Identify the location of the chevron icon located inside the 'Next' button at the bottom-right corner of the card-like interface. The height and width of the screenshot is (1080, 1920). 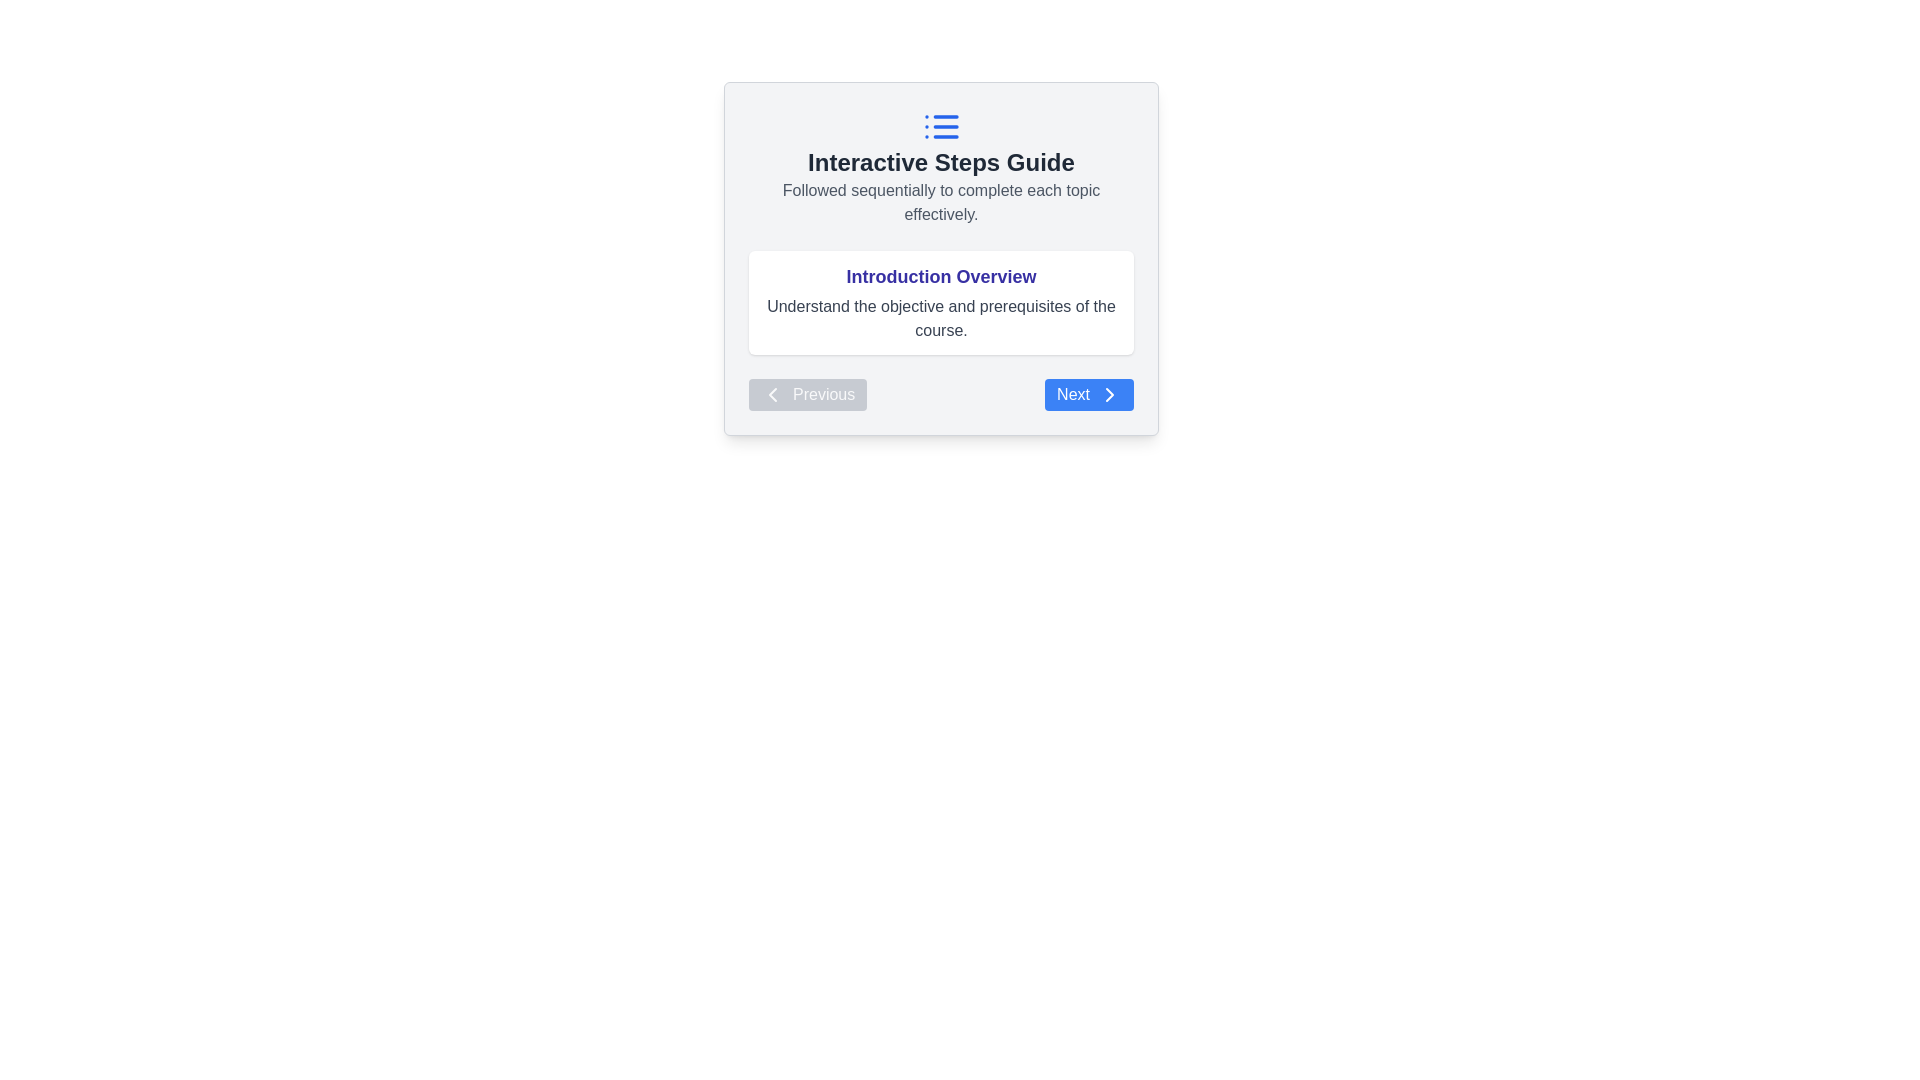
(1108, 394).